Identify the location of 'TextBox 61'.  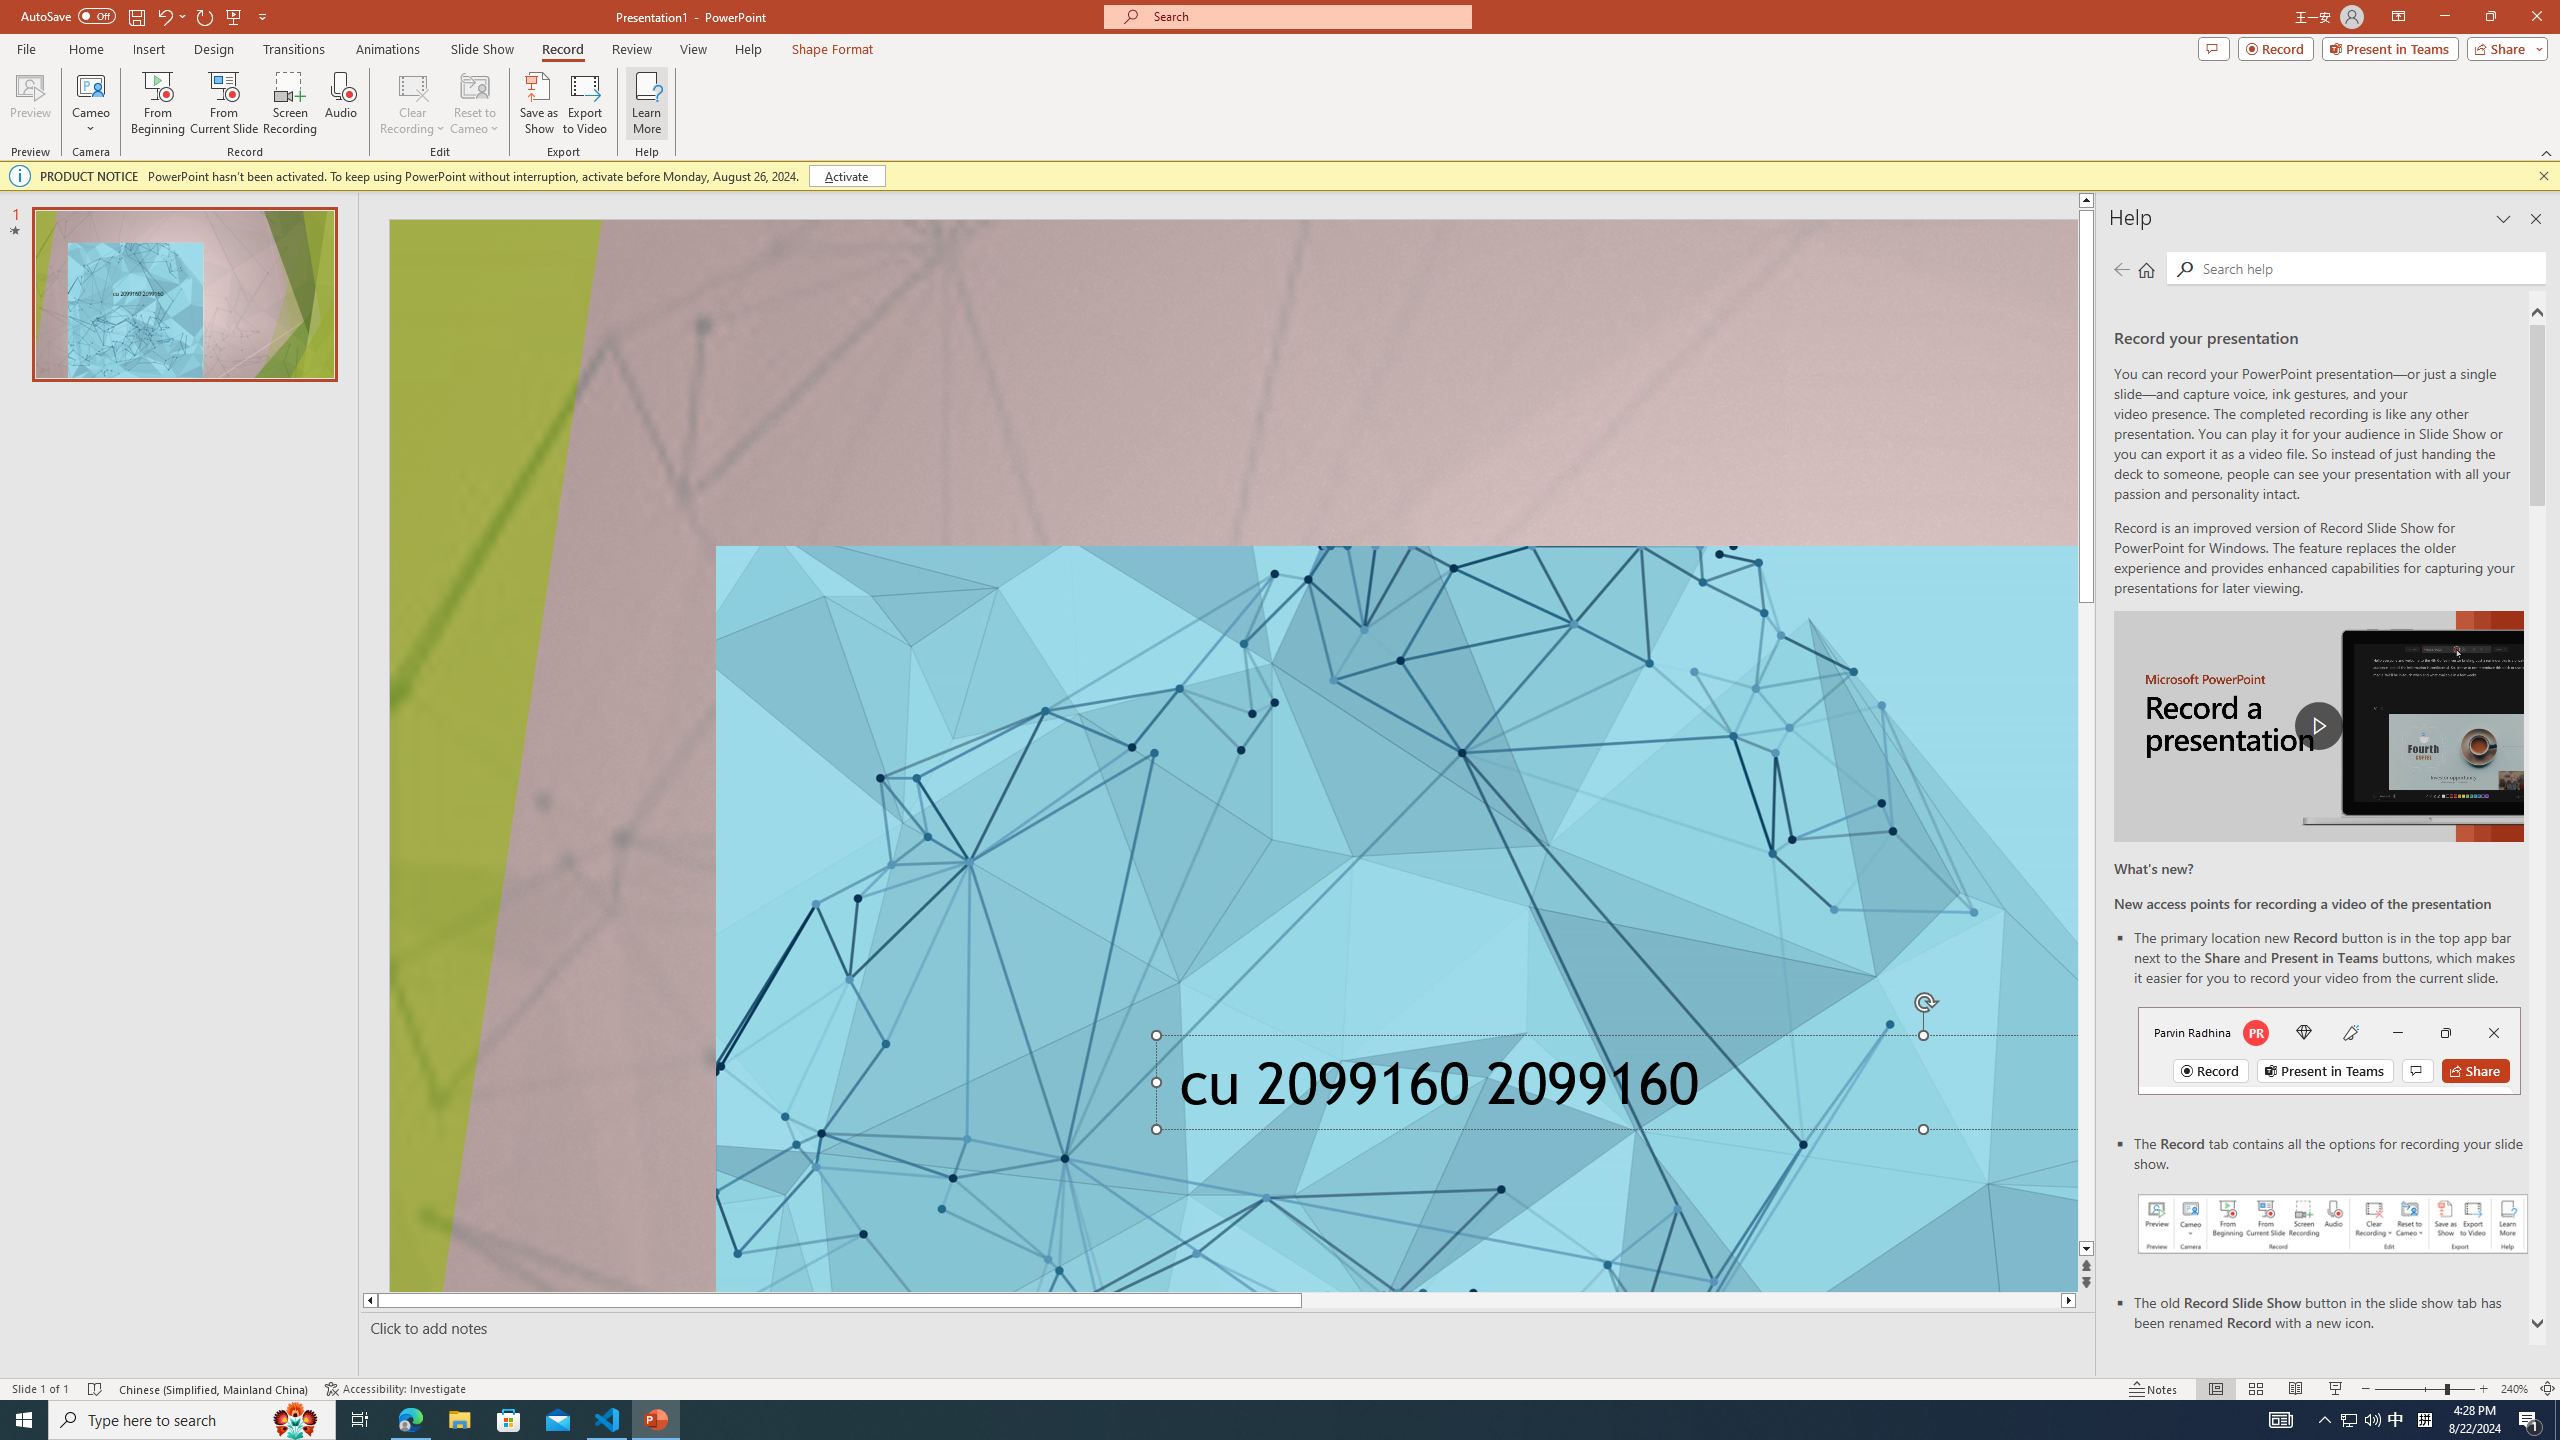
(1610, 1089).